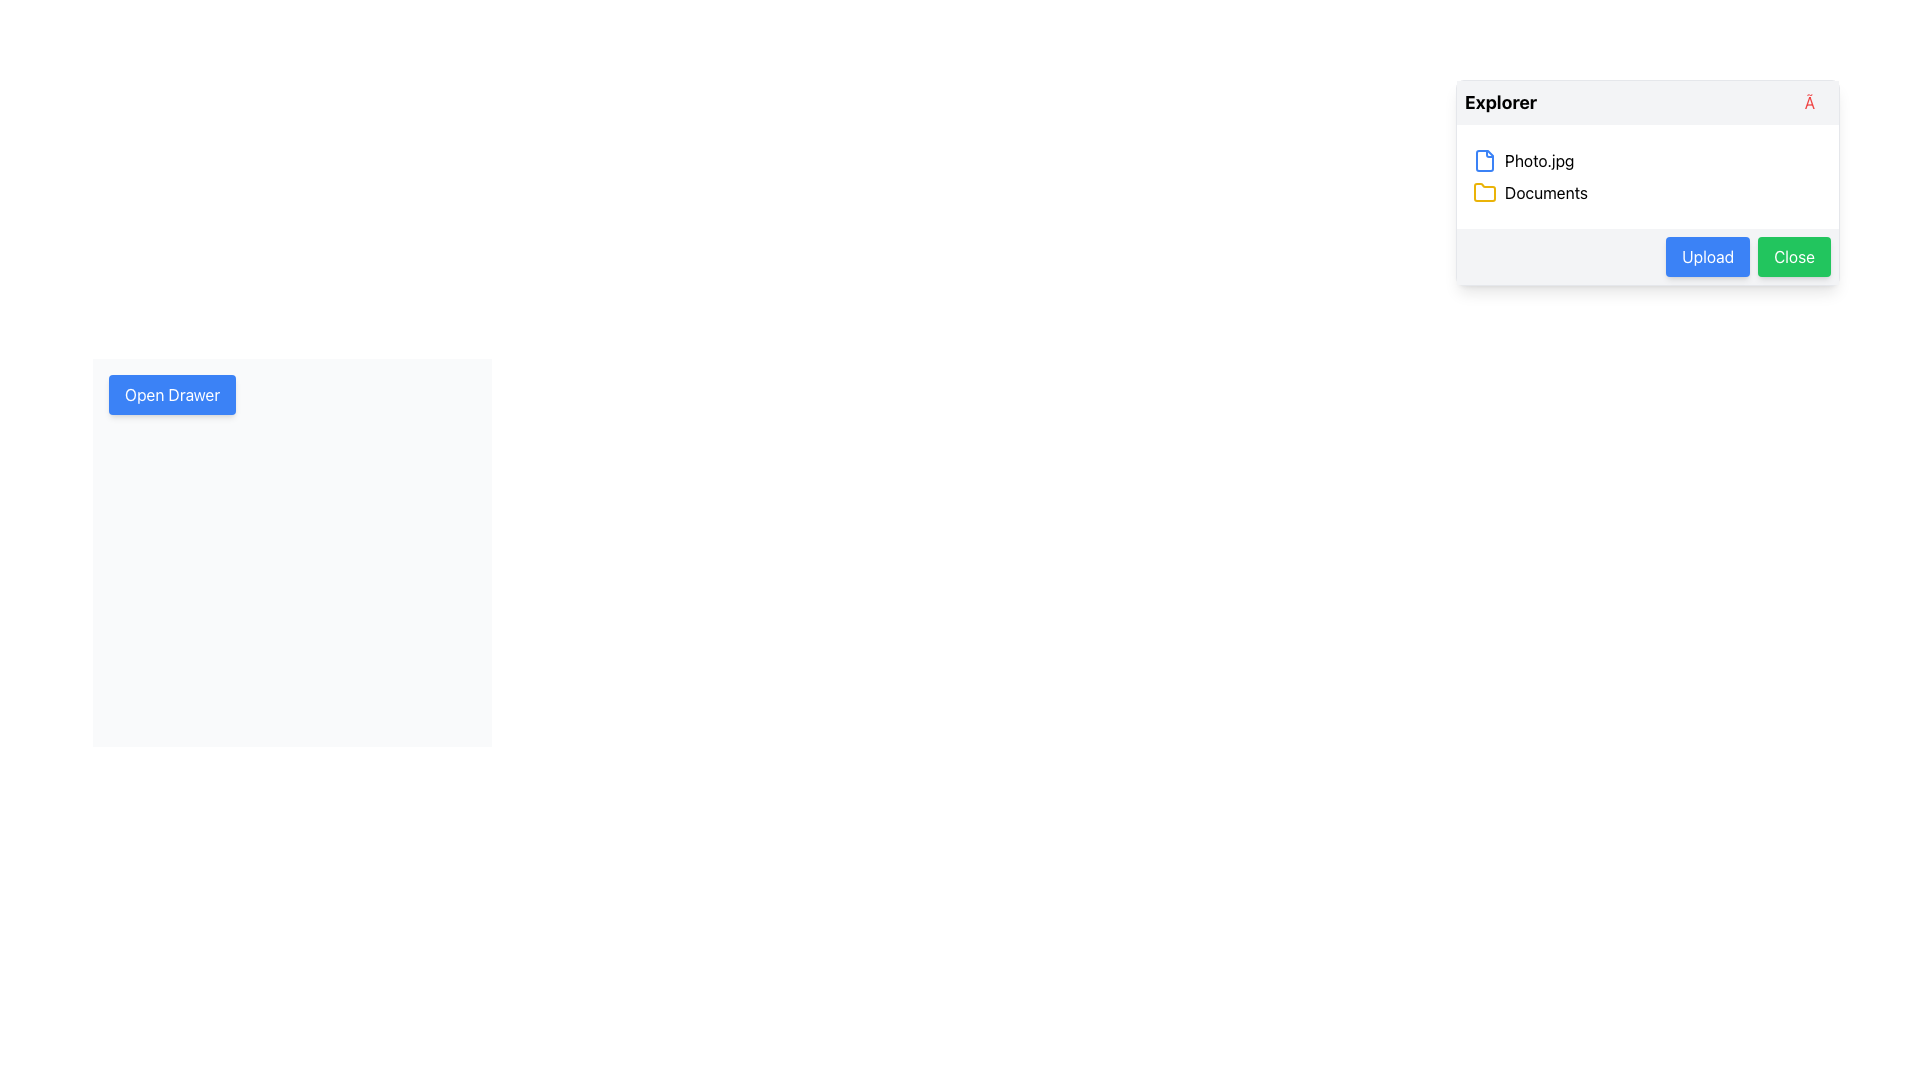 The width and height of the screenshot is (1920, 1080). I want to click on the 'Close' button, which is a green rectangular button with rounded corners and white text, located immediately to the right of the 'Upload' button, so click(1794, 256).